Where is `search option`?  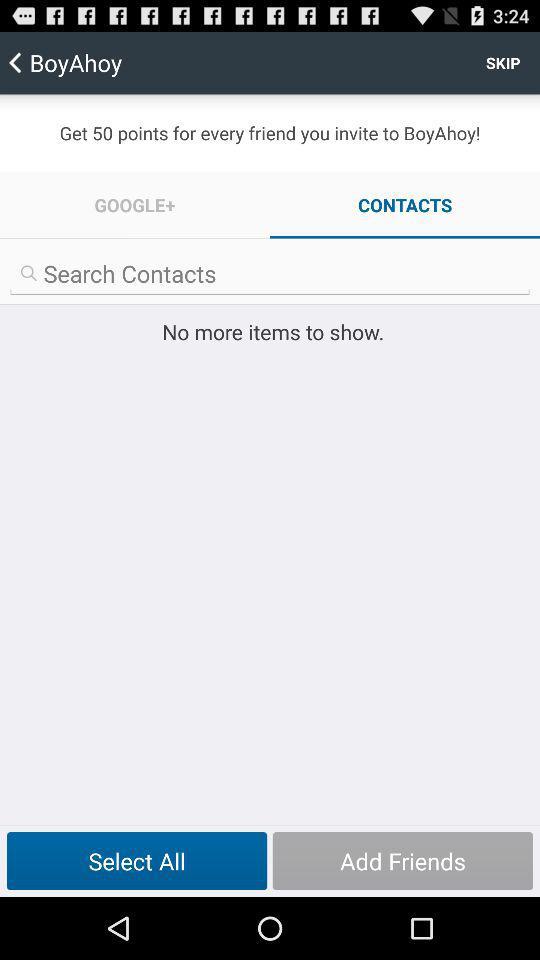
search option is located at coordinates (270, 273).